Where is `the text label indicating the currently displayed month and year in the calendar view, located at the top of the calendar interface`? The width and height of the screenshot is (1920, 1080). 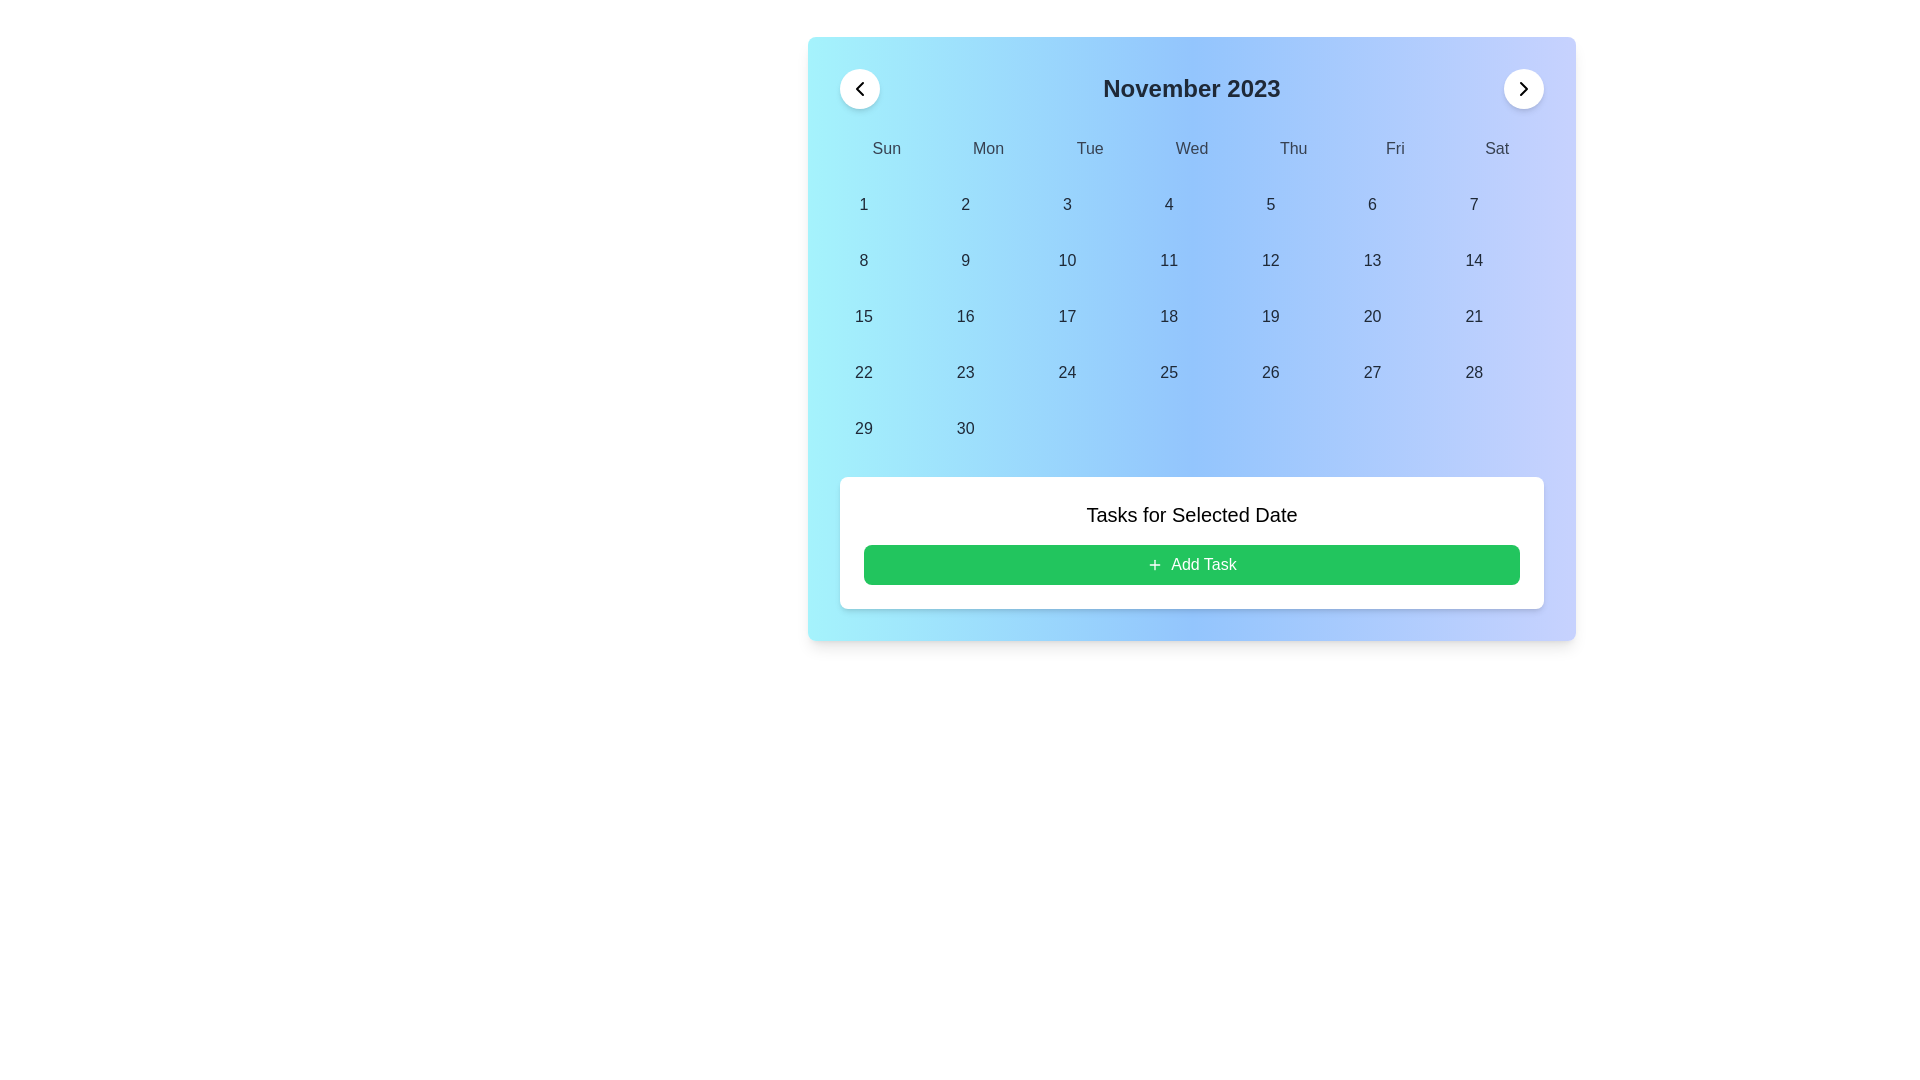
the text label indicating the currently displayed month and year in the calendar view, located at the top of the calendar interface is located at coordinates (1191, 87).